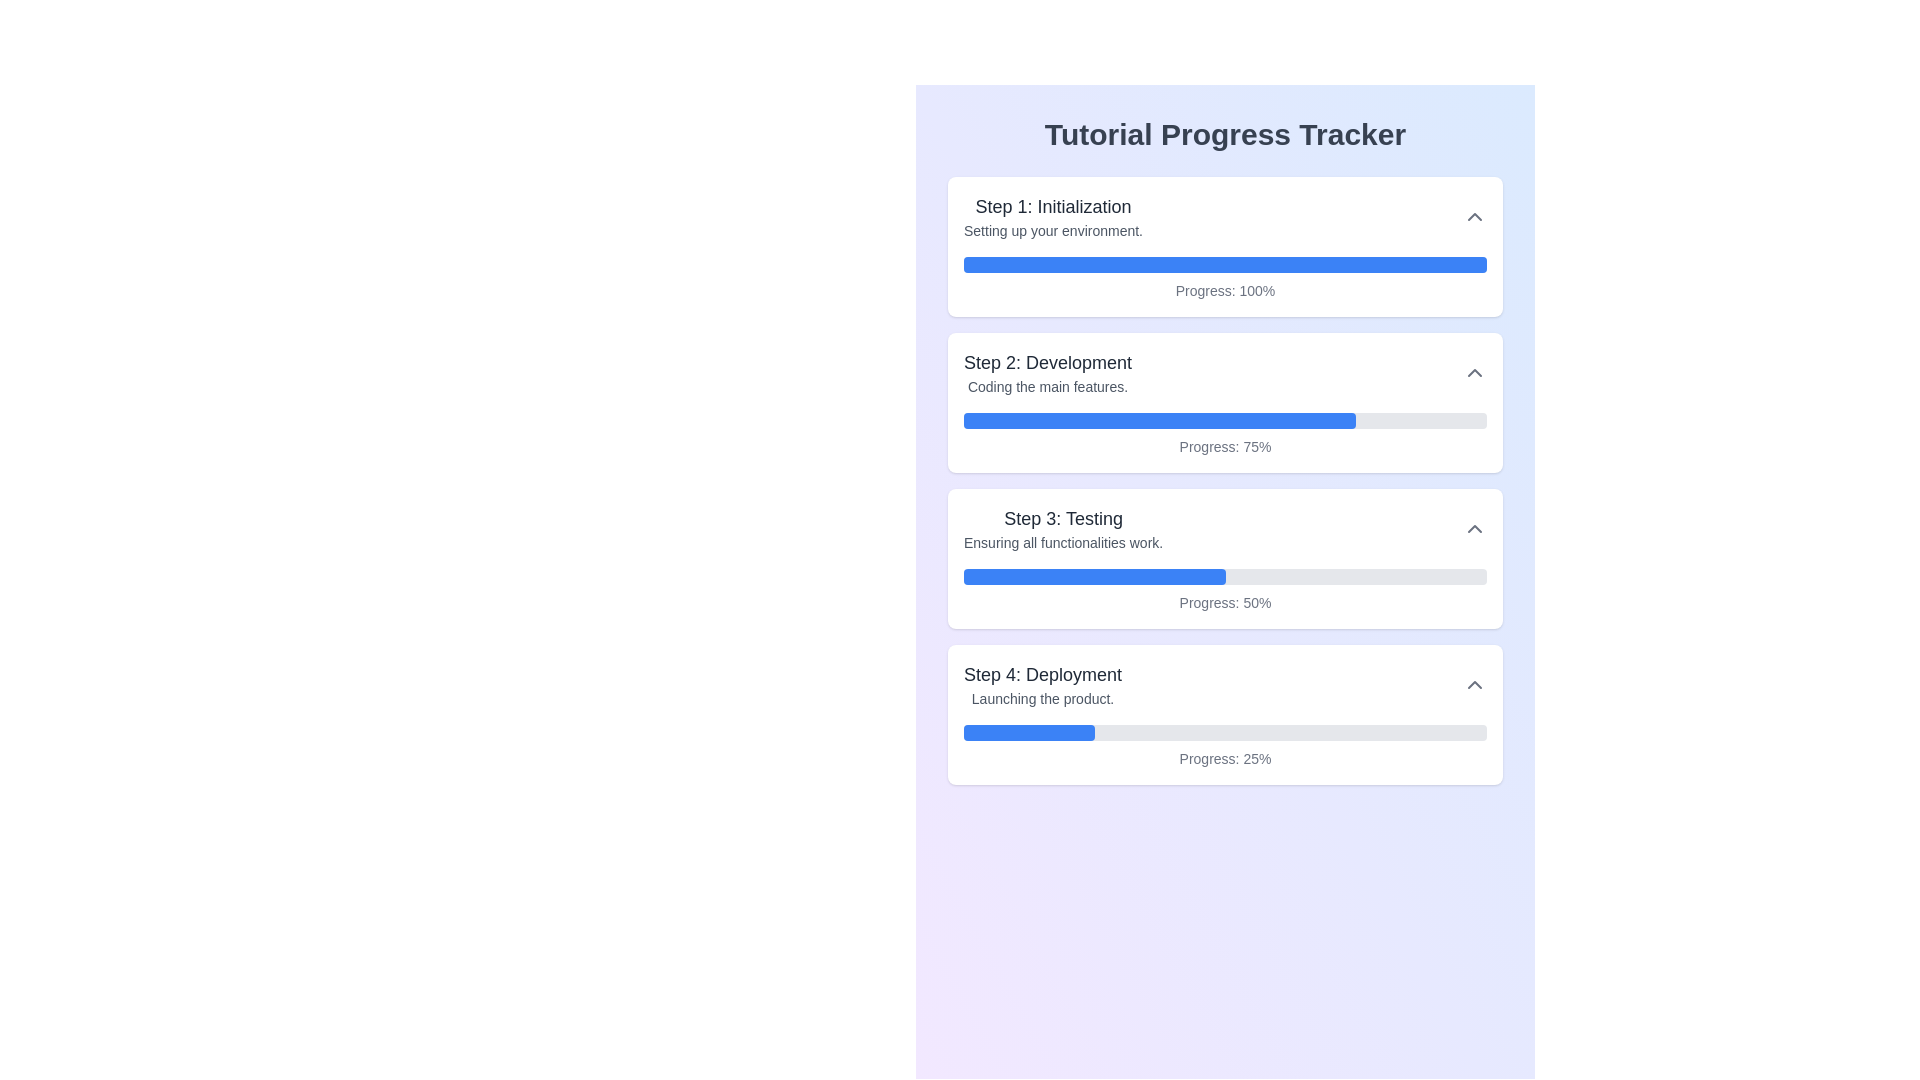 The width and height of the screenshot is (1920, 1080). What do you see at coordinates (1160, 419) in the screenshot?
I see `the progress bar segment that visually represents a 75% progress value in the tutorial progress tracker, located in the mid-region of the progress bar` at bounding box center [1160, 419].